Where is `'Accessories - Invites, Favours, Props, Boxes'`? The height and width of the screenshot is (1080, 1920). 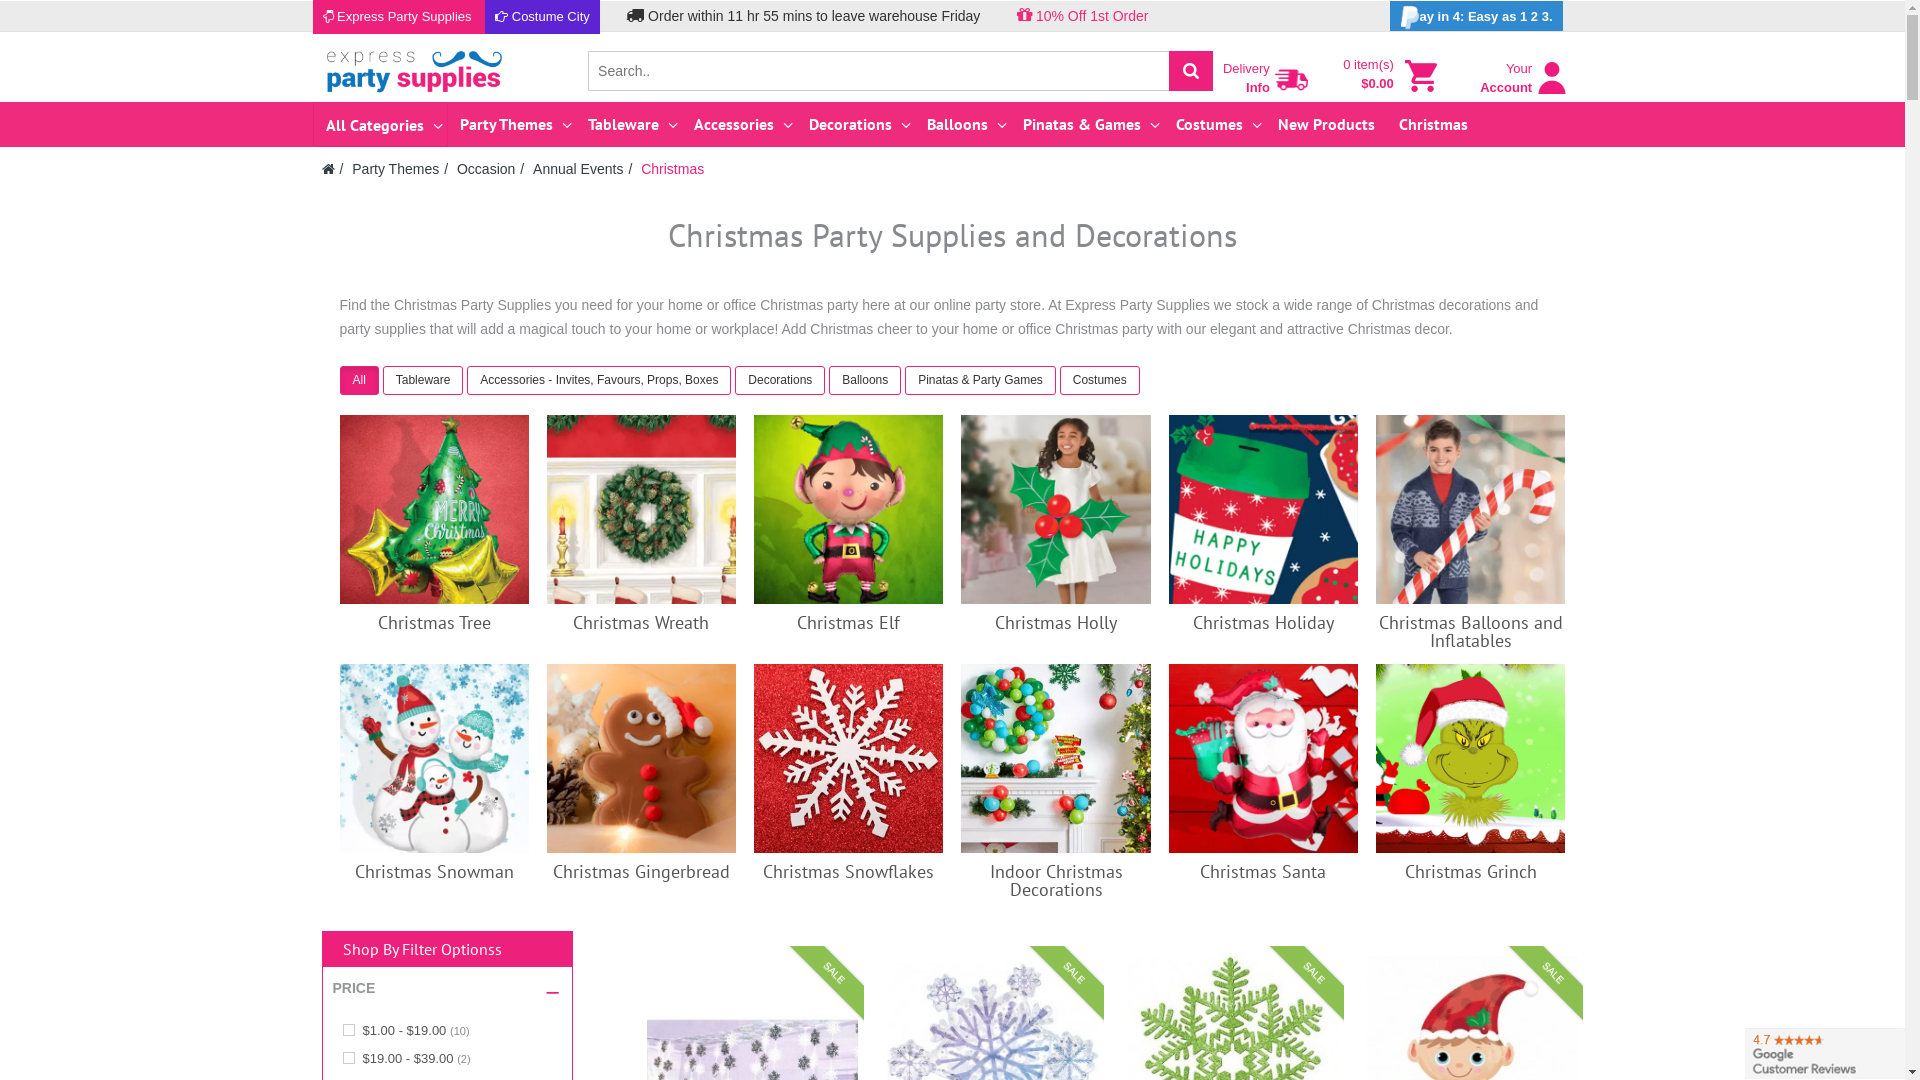 'Accessories - Invites, Favours, Props, Boxes' is located at coordinates (599, 381).